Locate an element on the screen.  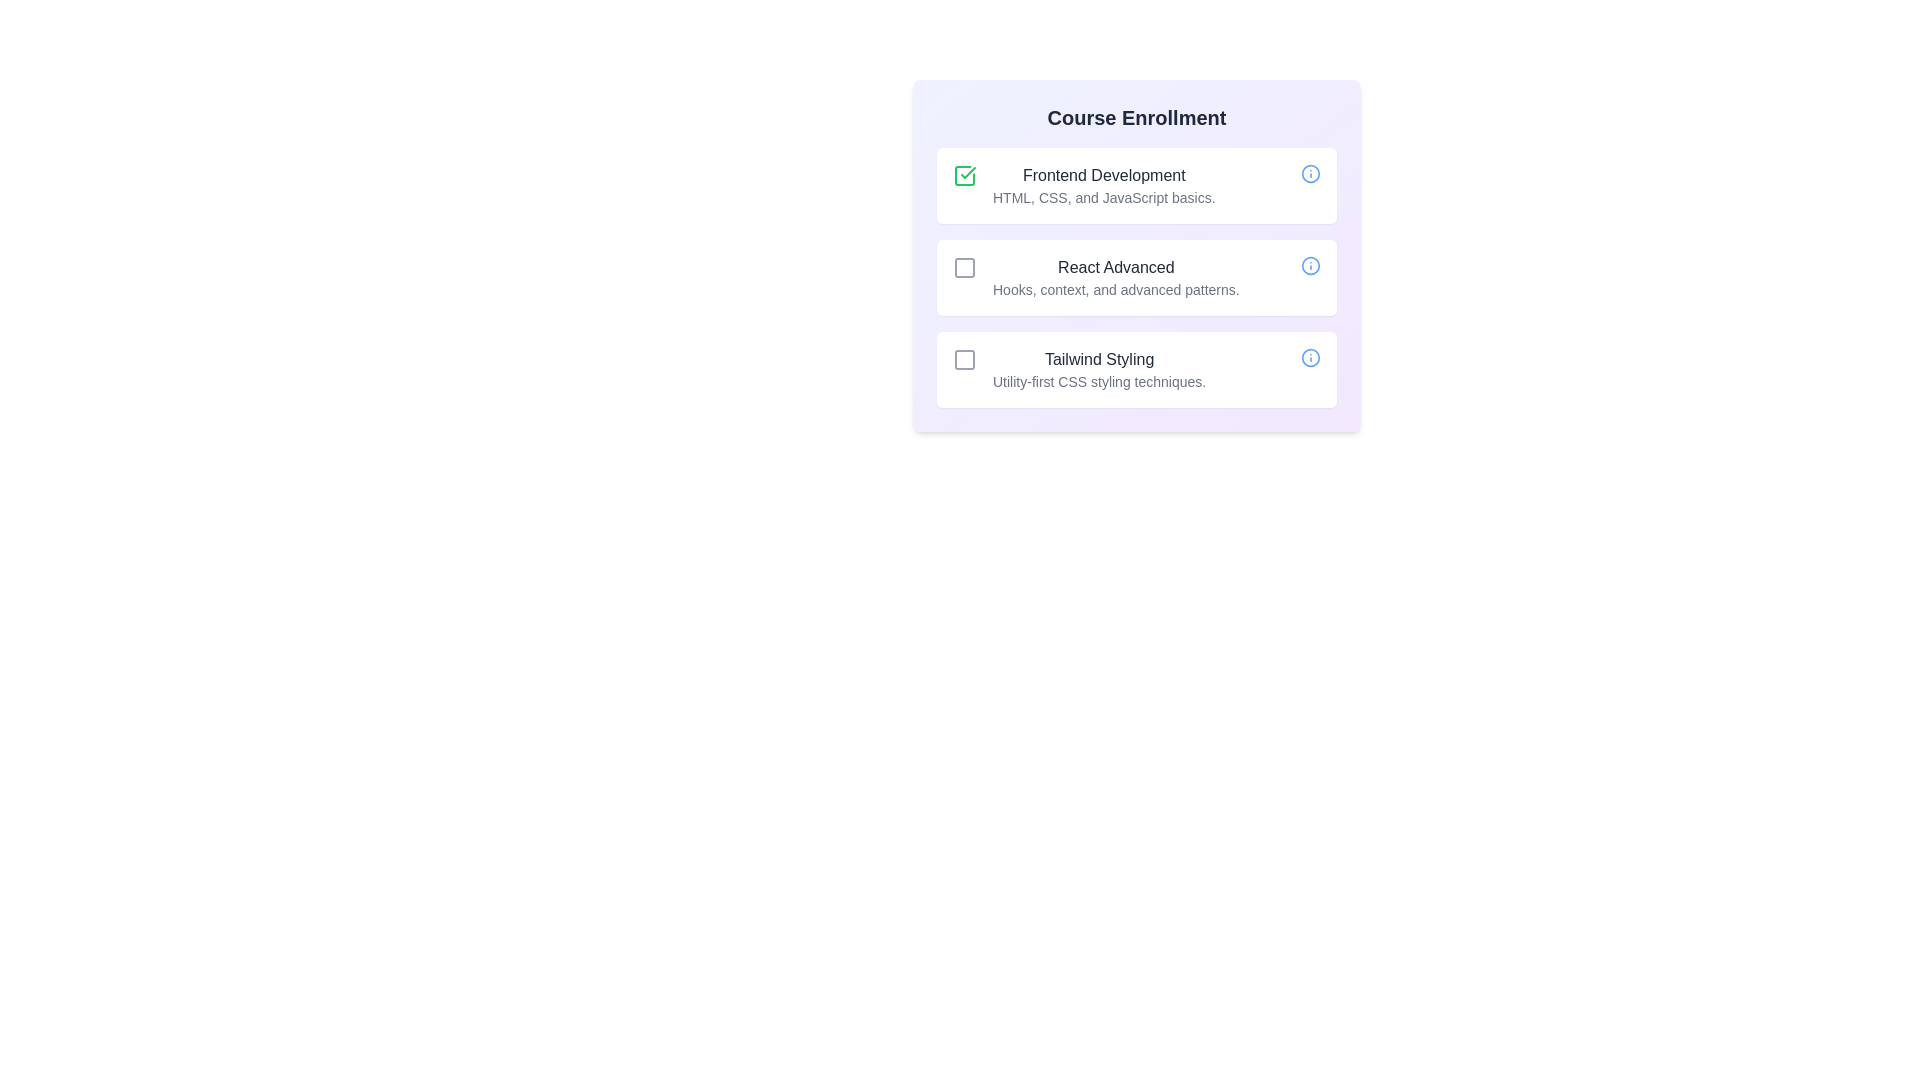
the text label that describes the 'Frontend Development' course, which provides details about HTML, CSS, and JavaScript basics, positioned below the course title in the 'Course Enrollment' section is located at coordinates (1103, 197).